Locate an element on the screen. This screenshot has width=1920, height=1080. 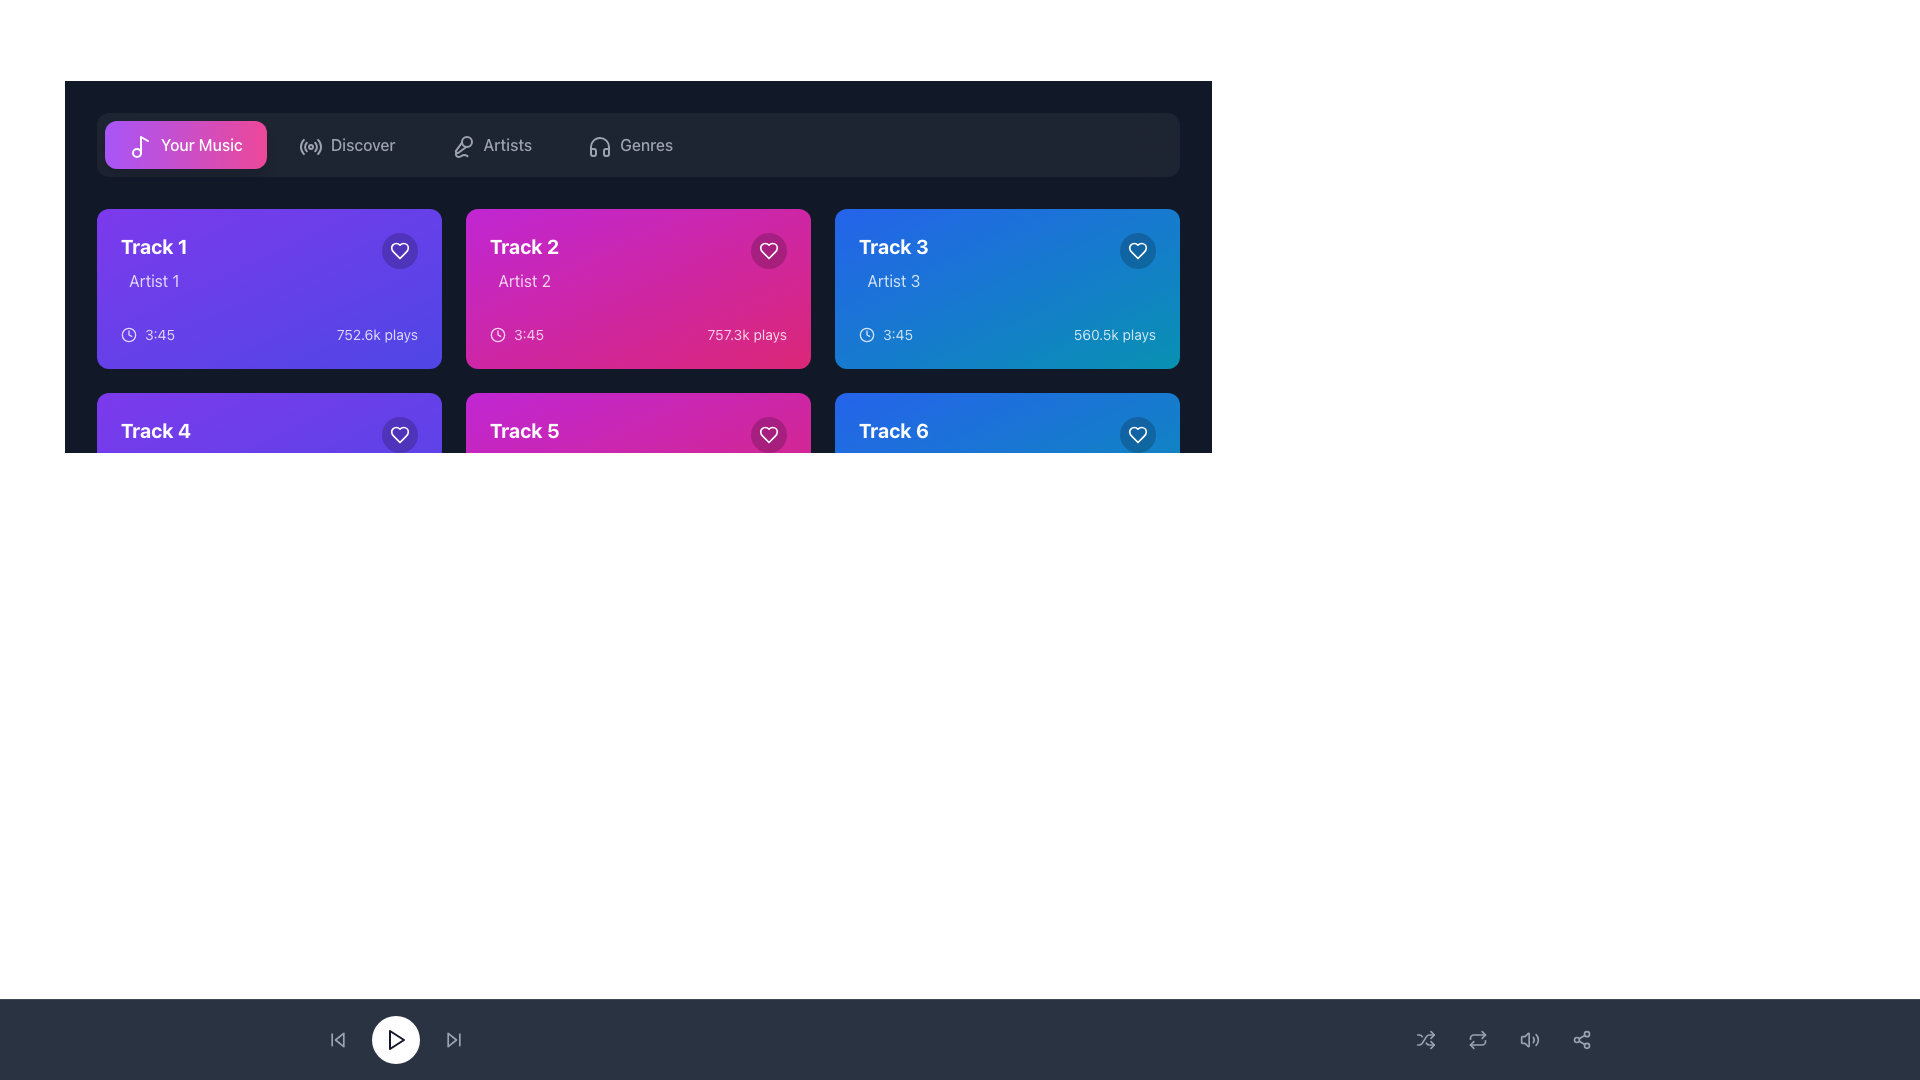
the shuffle icon button located in the bottom navigation bar is located at coordinates (1424, 1039).